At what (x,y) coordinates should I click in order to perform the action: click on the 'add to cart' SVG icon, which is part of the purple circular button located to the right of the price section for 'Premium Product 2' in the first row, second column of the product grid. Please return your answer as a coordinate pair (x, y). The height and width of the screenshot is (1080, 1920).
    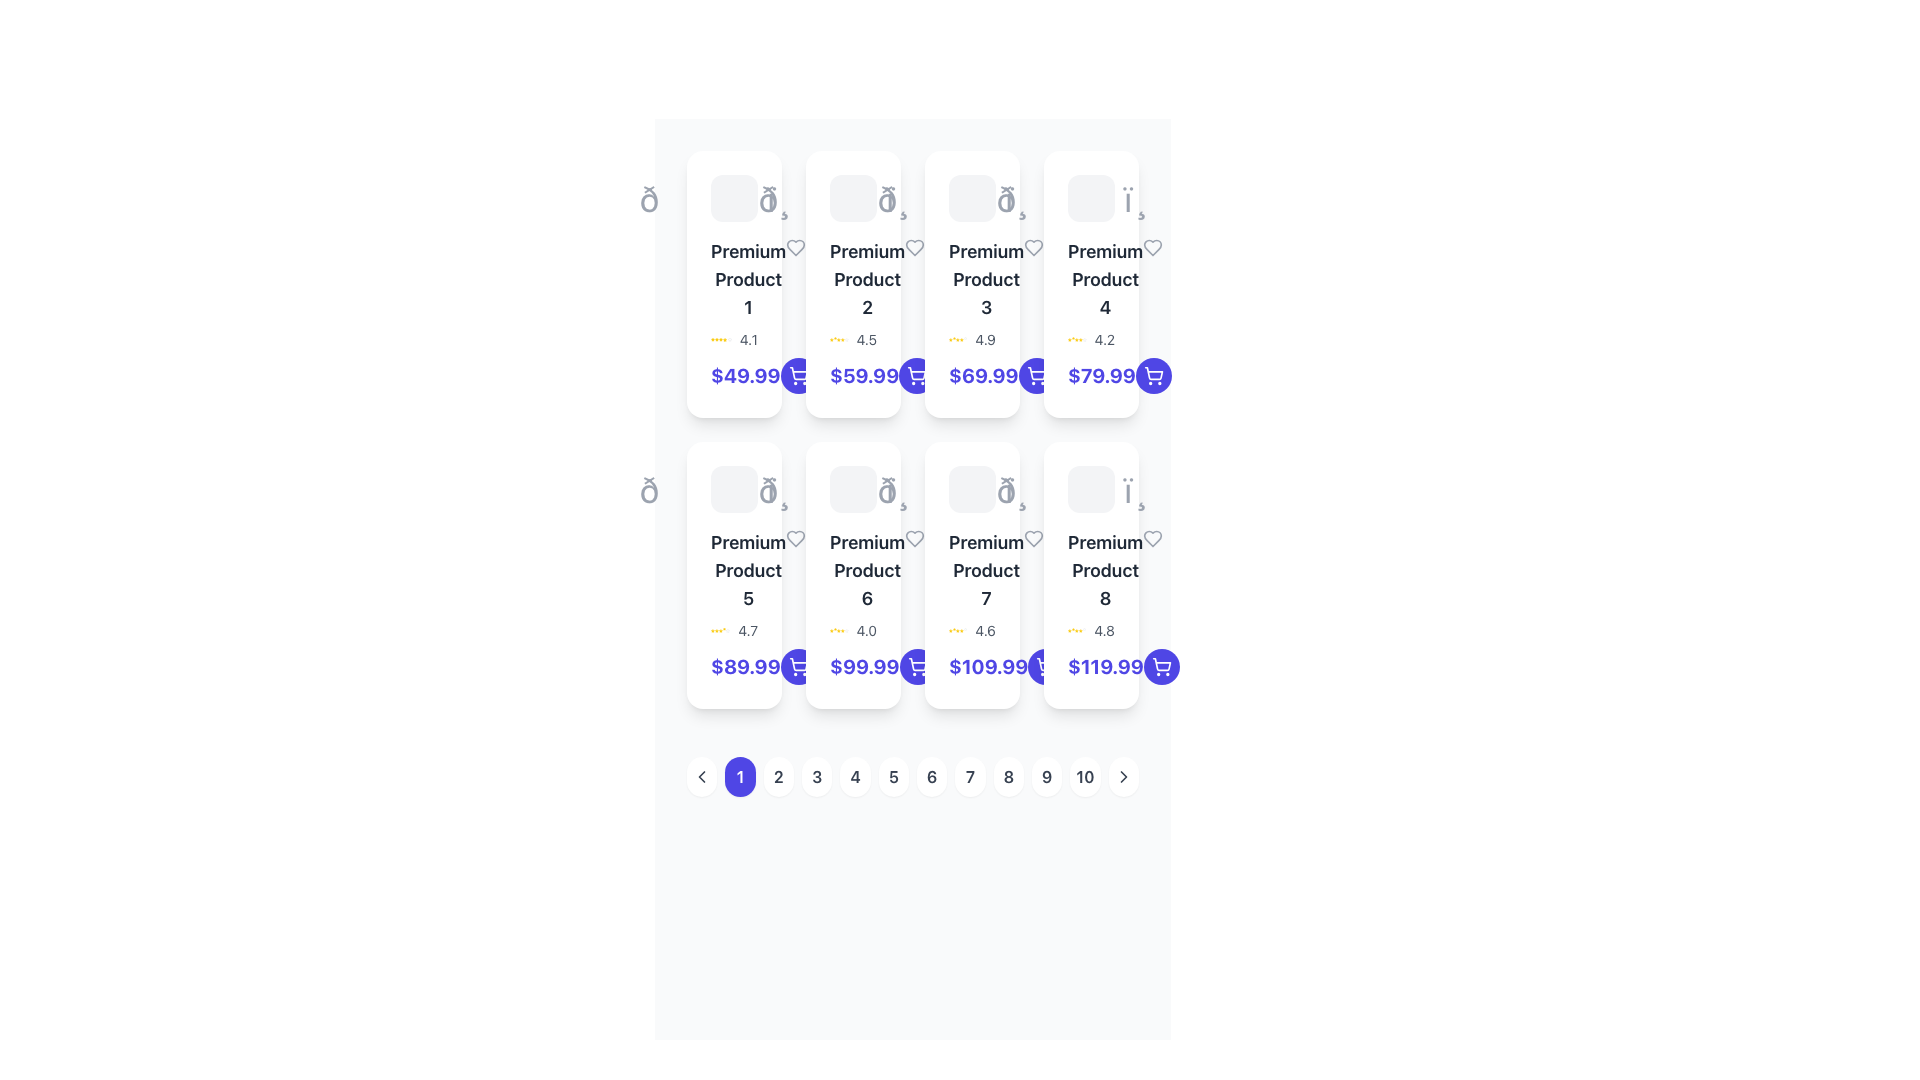
    Looking at the image, I should click on (916, 375).